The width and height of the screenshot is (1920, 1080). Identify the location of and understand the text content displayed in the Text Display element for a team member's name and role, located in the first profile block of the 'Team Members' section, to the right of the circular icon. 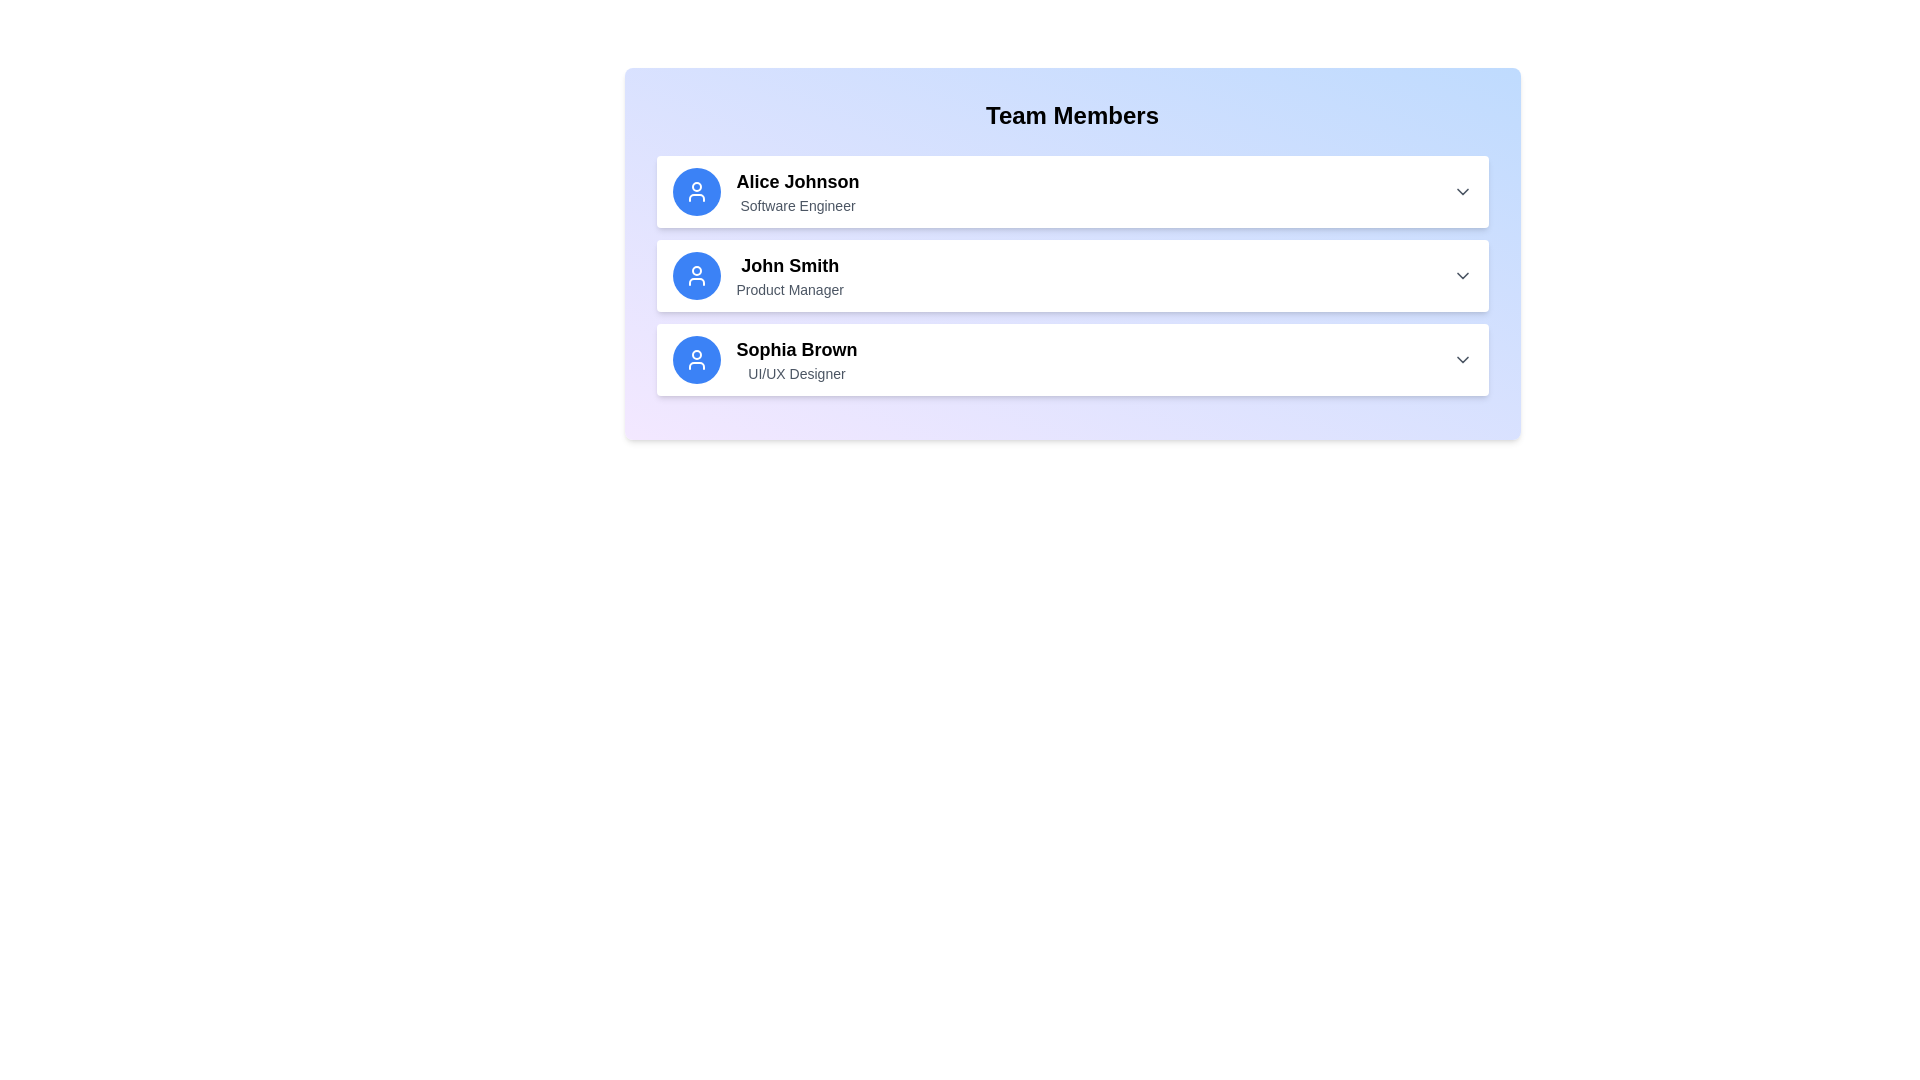
(796, 192).